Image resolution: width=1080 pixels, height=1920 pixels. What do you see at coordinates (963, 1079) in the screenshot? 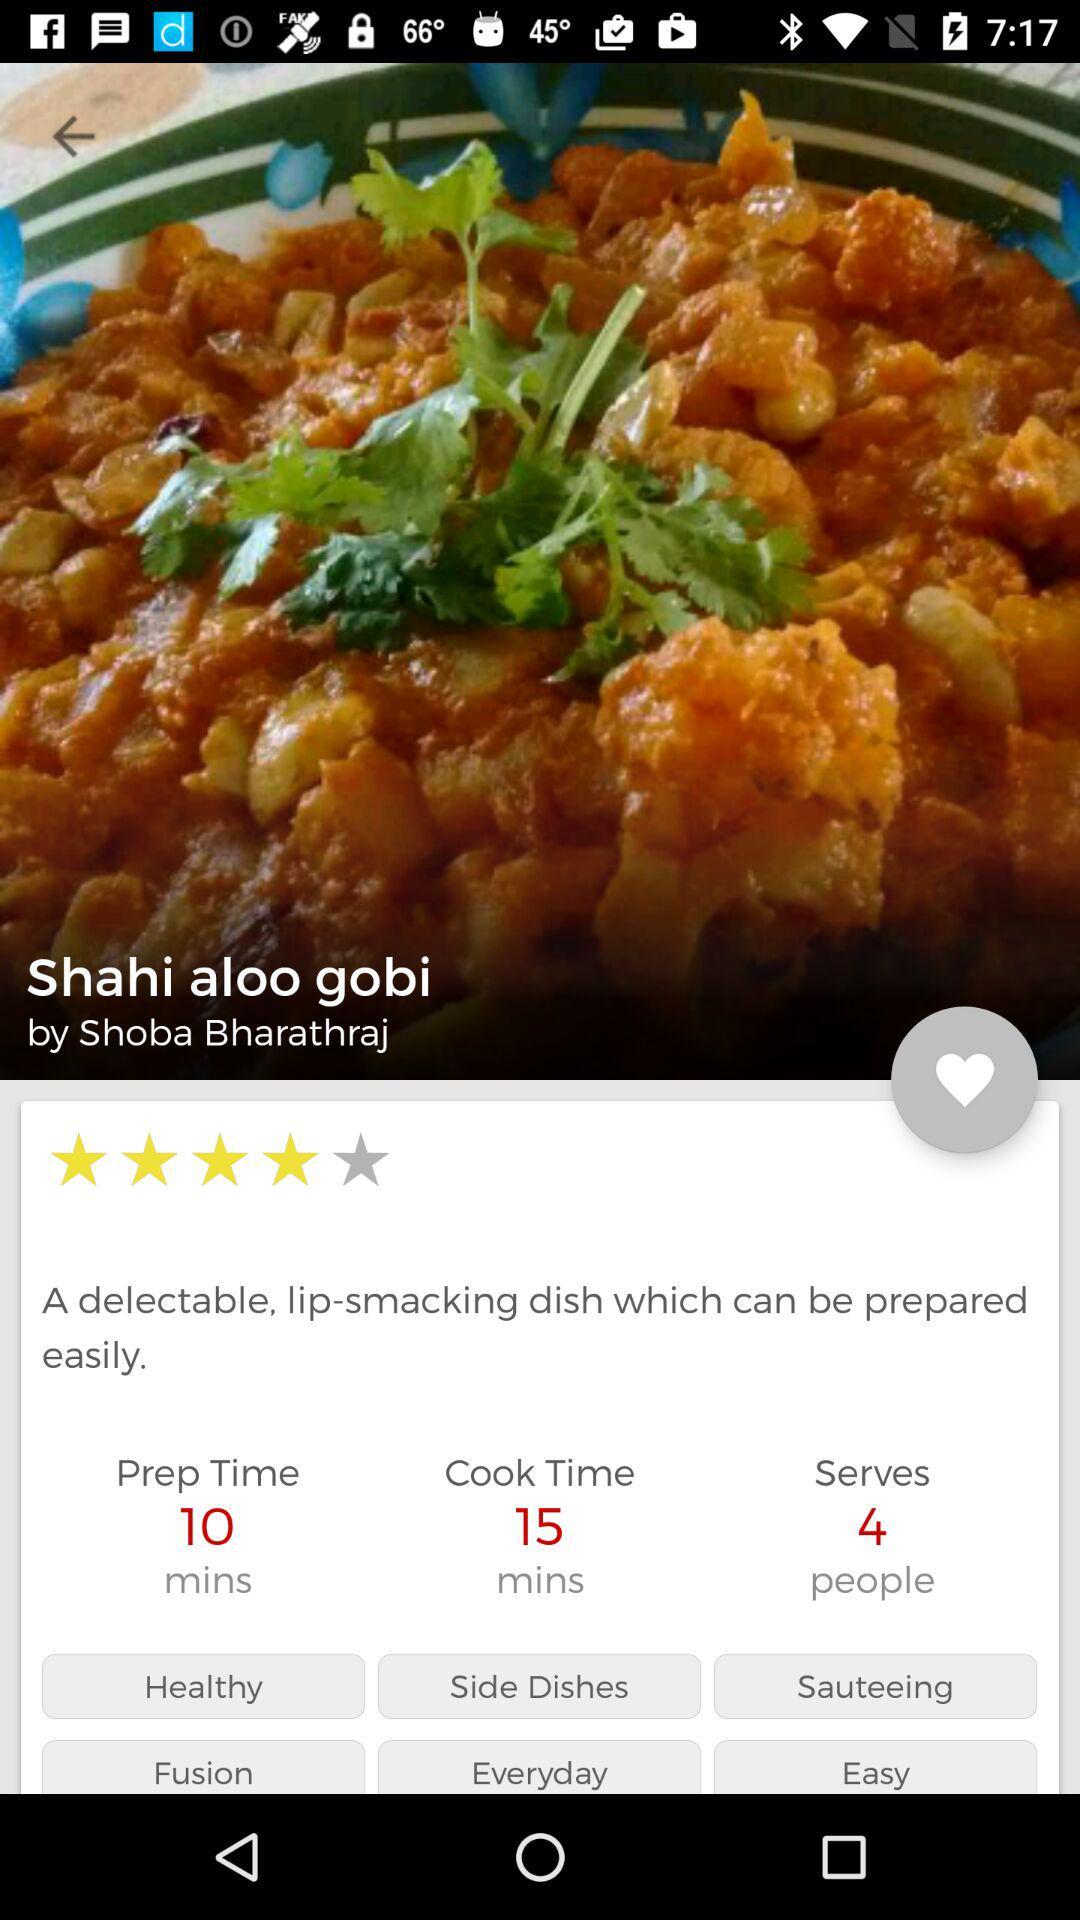
I see `item on the right` at bounding box center [963, 1079].